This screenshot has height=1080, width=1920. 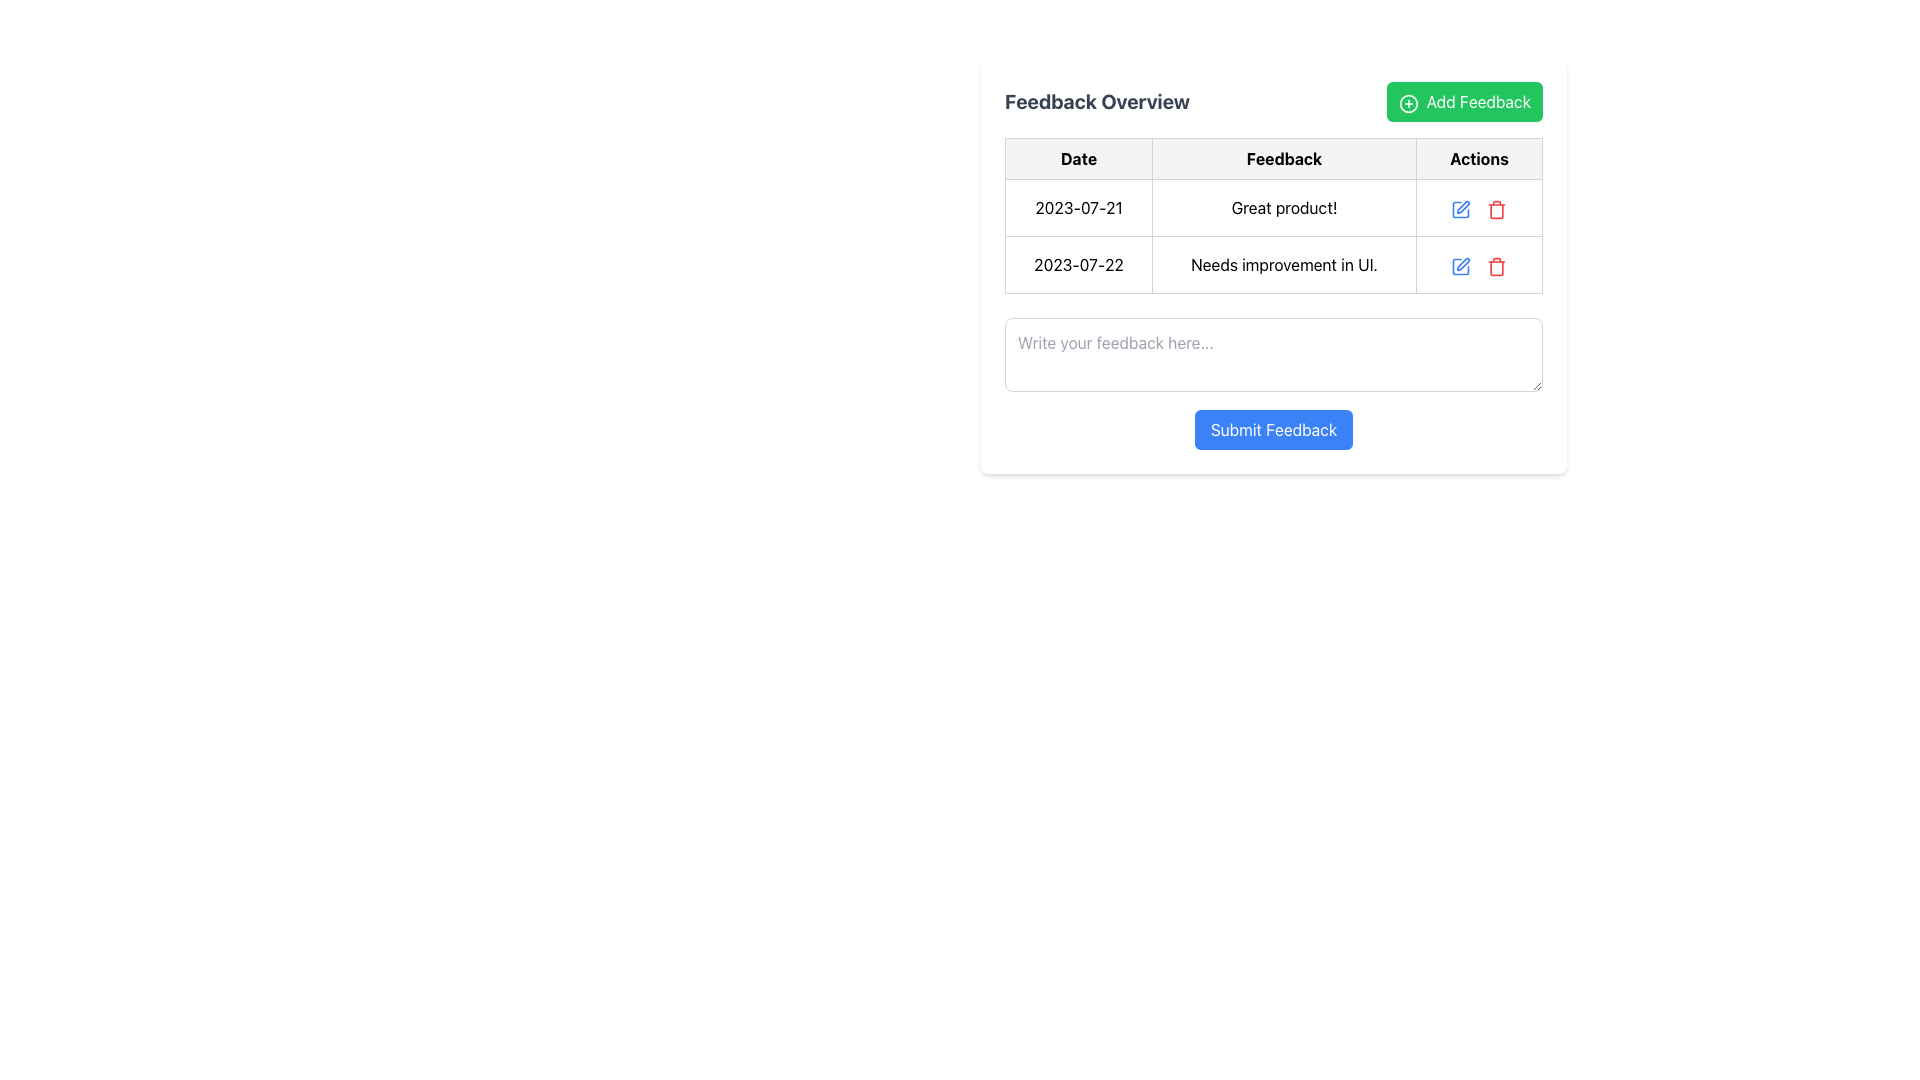 I want to click on text within each header cell of the table header row located in the 'Feedback Overview' section, which has a gray background and contains the titles 'Date', 'Feedback', and 'Actions', so click(x=1272, y=157).